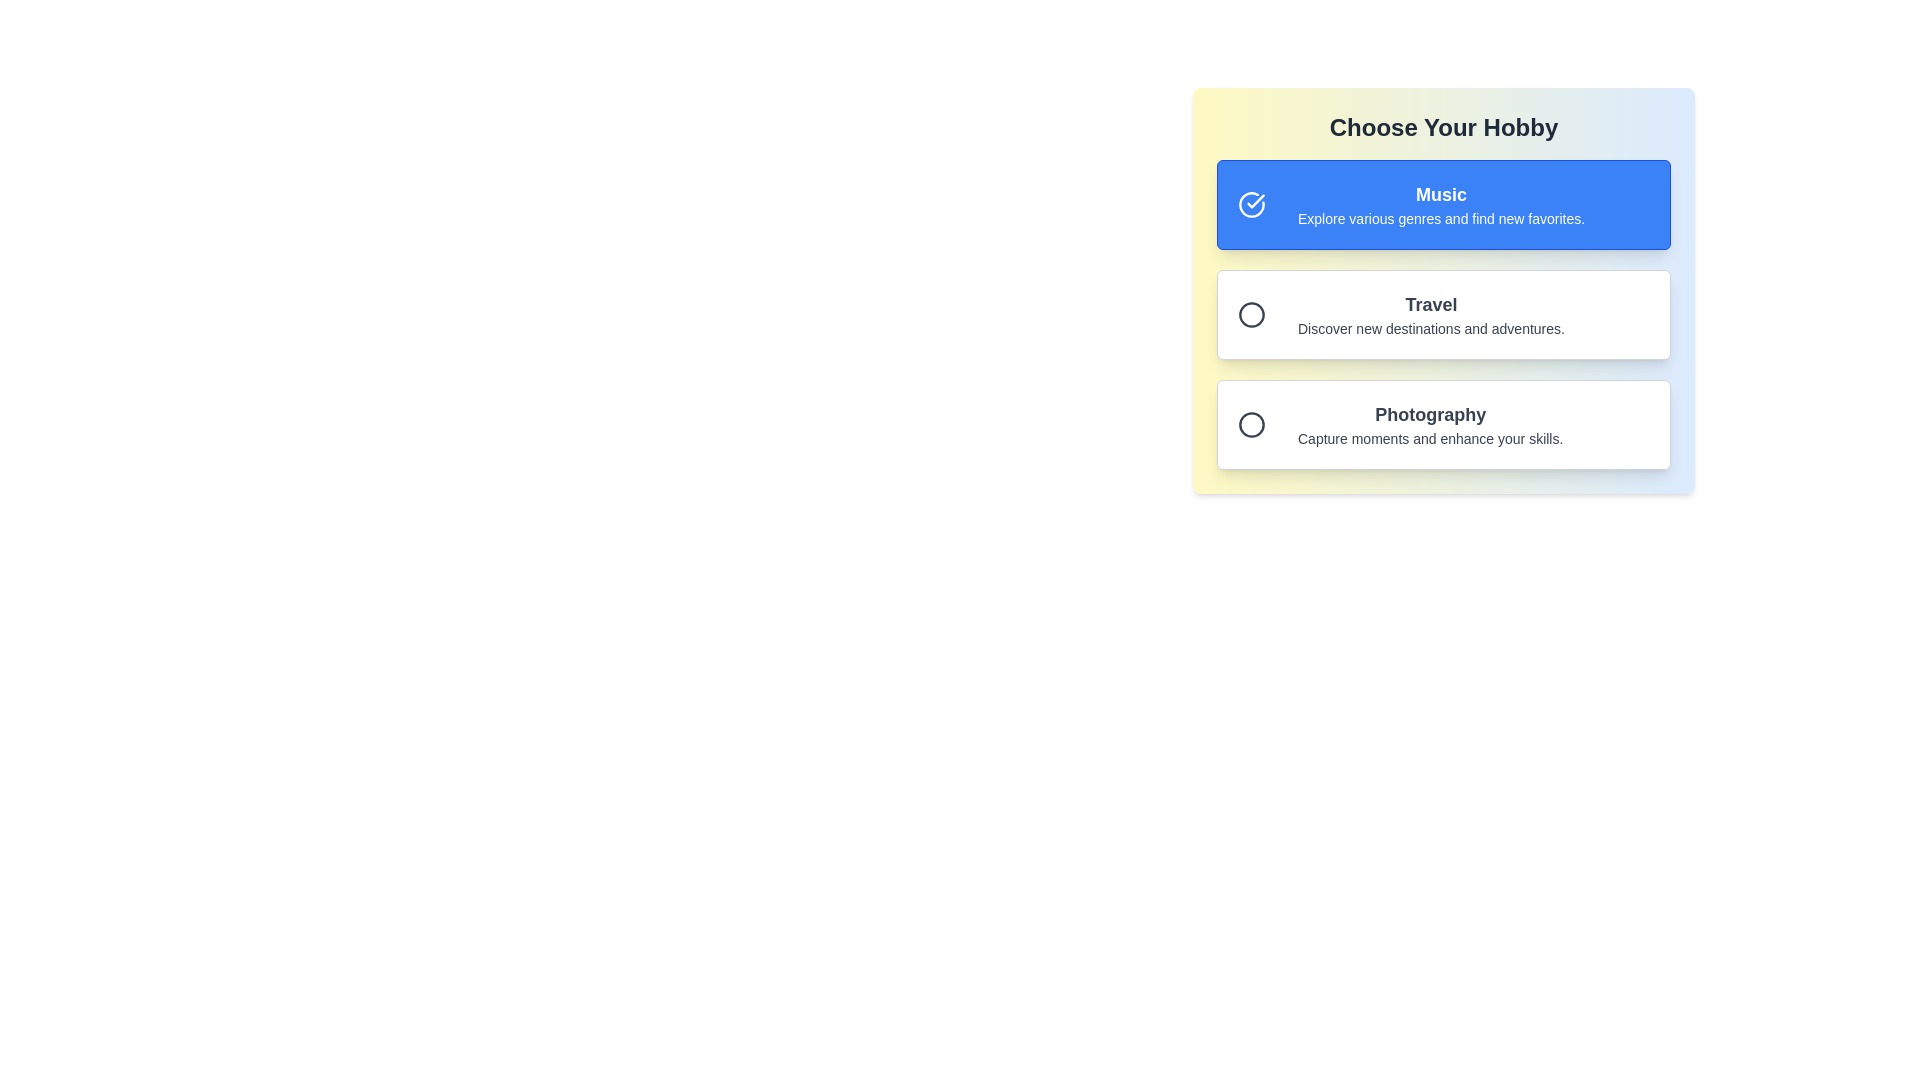  Describe the element at coordinates (1444, 204) in the screenshot. I see `the selectable item with a blue background and white text labeled 'Music', which includes a checkmark icon and is the first item in a vertical list` at that location.